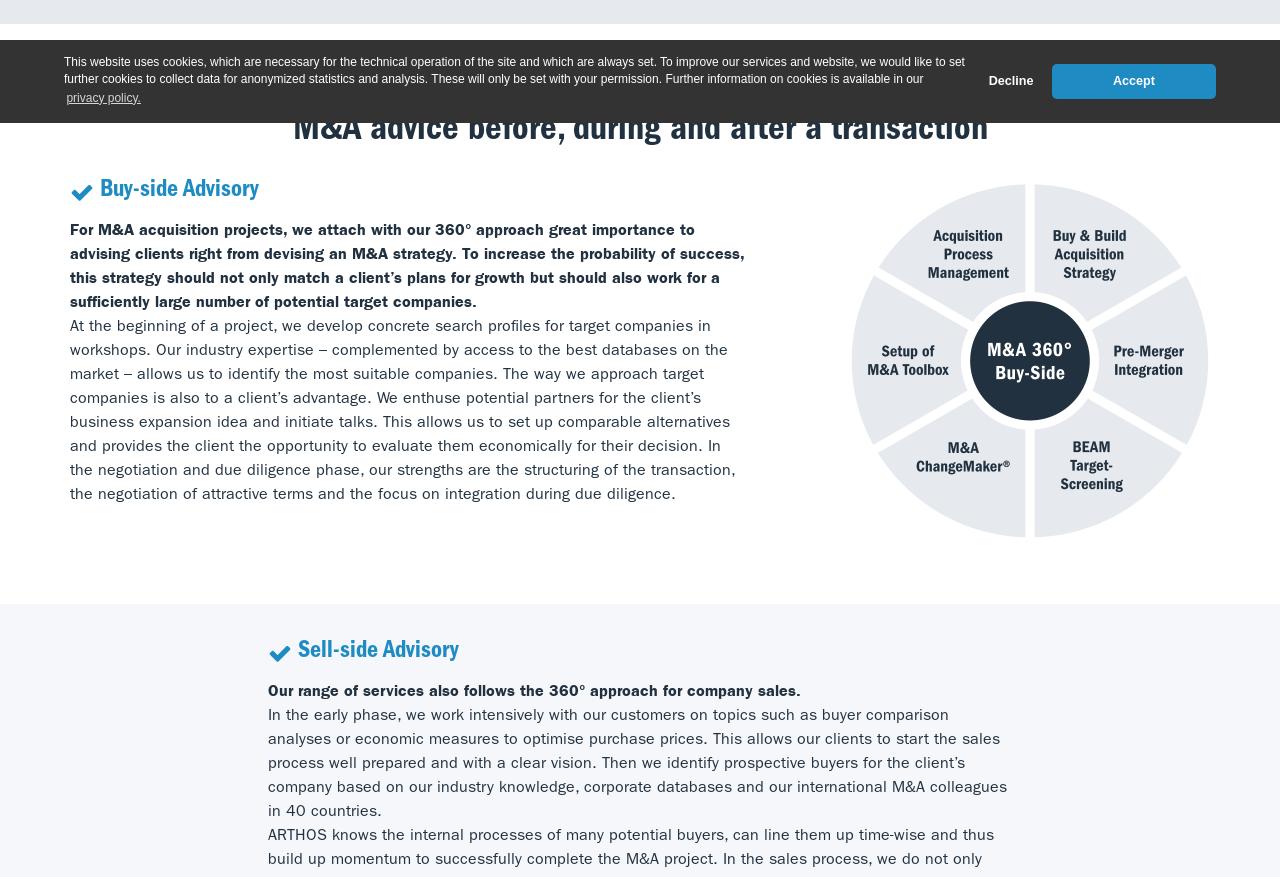 This screenshot has height=877, width=1280. Describe the element at coordinates (514, 69) in the screenshot. I see `'This website uses cookies, which are necessary for the technical operation of the site and which are always set. To improve our services and website, we would like to set further cookies to collect data for anonymized statistics and analysis. These will only be set with your permission. Further information on cookies is available in our'` at that location.